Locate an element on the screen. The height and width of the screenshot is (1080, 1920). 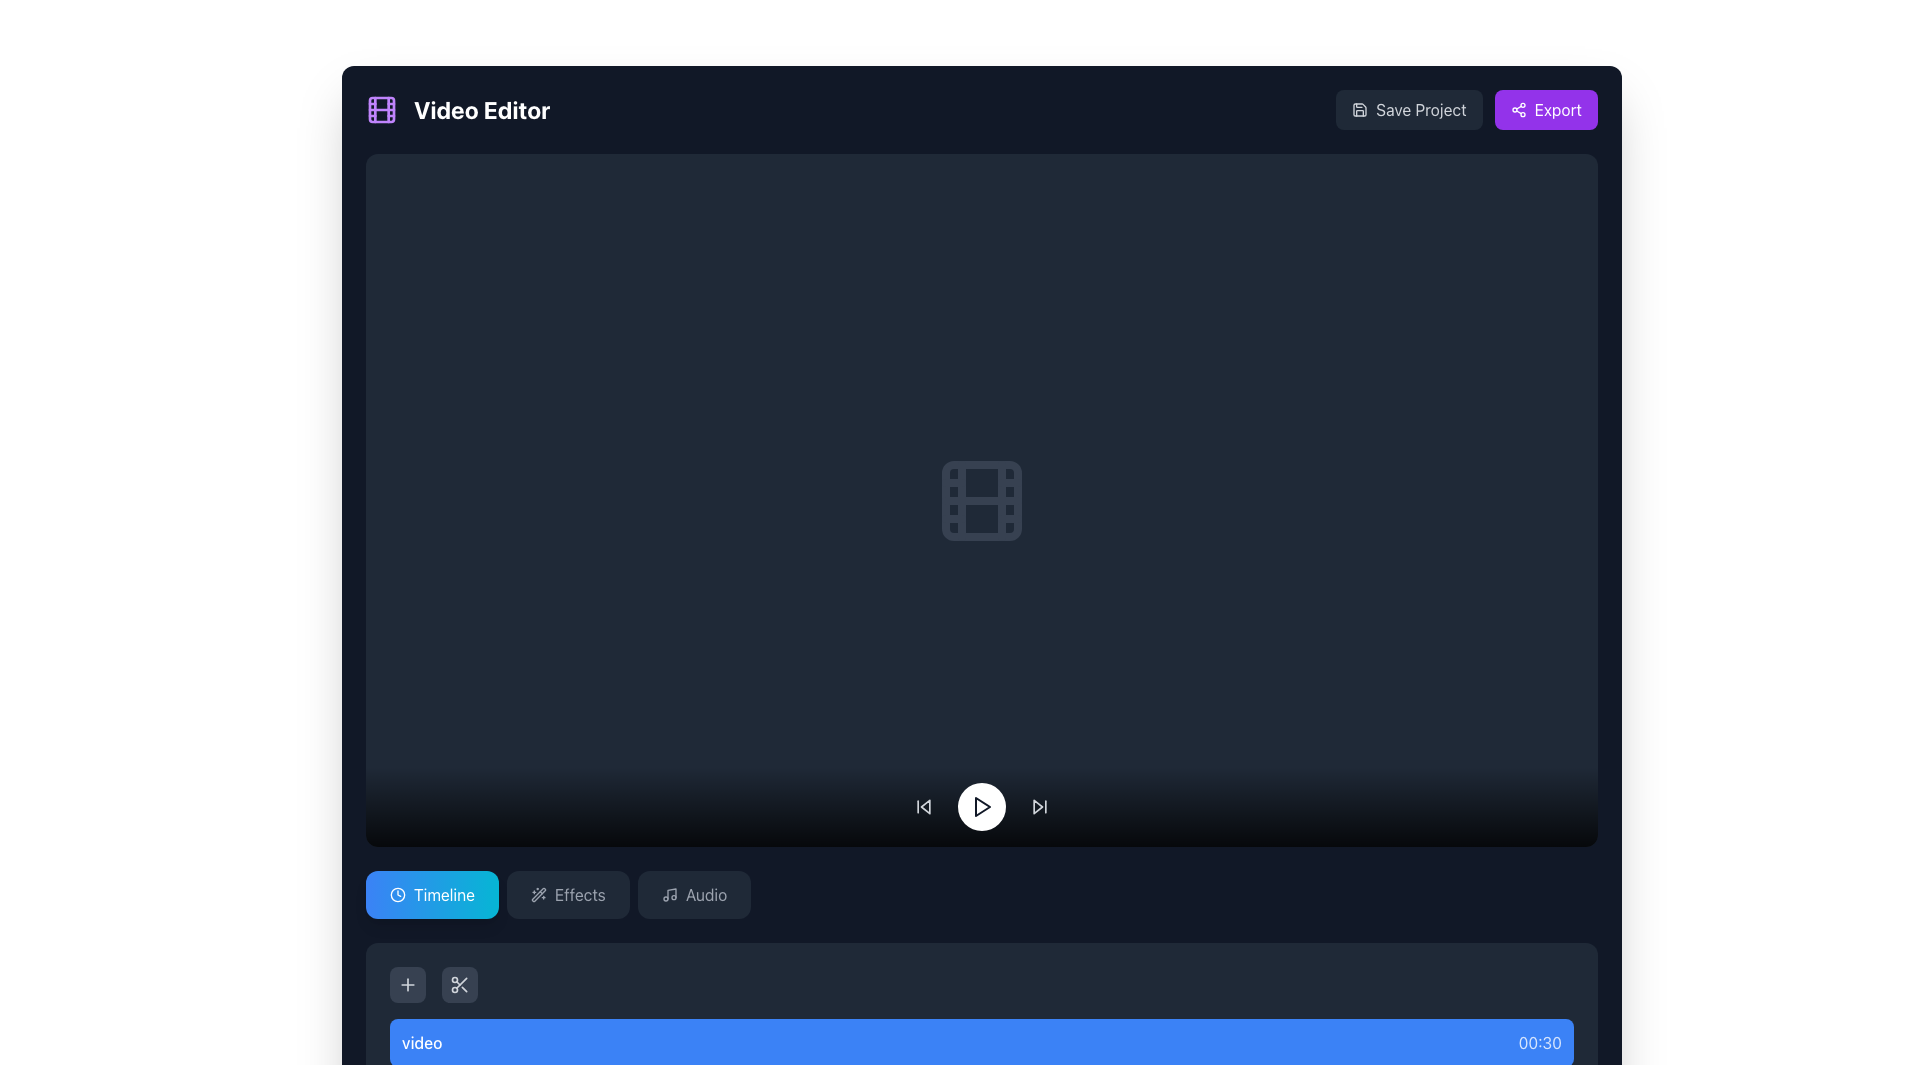
the play button located at the bottom center of the interface is located at coordinates (982, 805).